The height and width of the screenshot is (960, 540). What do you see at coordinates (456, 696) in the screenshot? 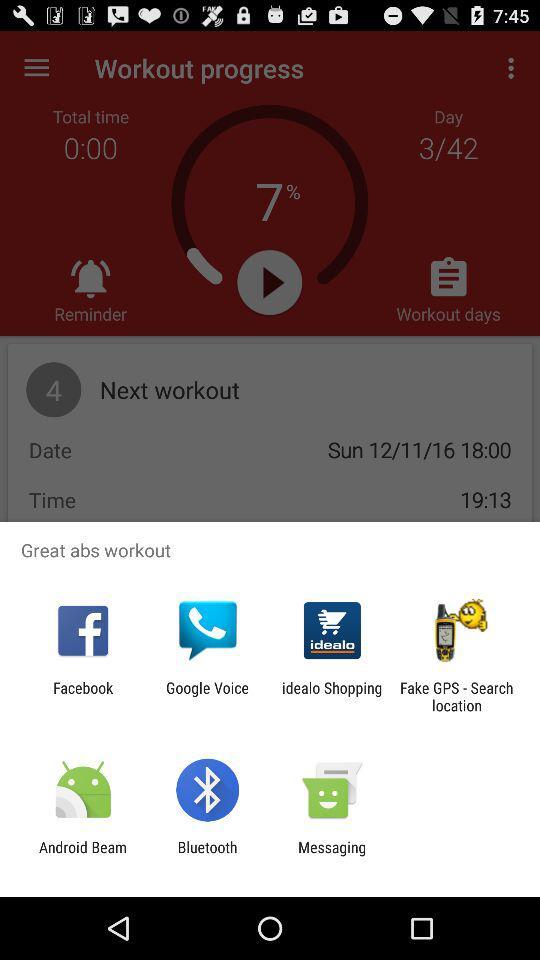
I see `app next to the idealo shopping item` at bounding box center [456, 696].